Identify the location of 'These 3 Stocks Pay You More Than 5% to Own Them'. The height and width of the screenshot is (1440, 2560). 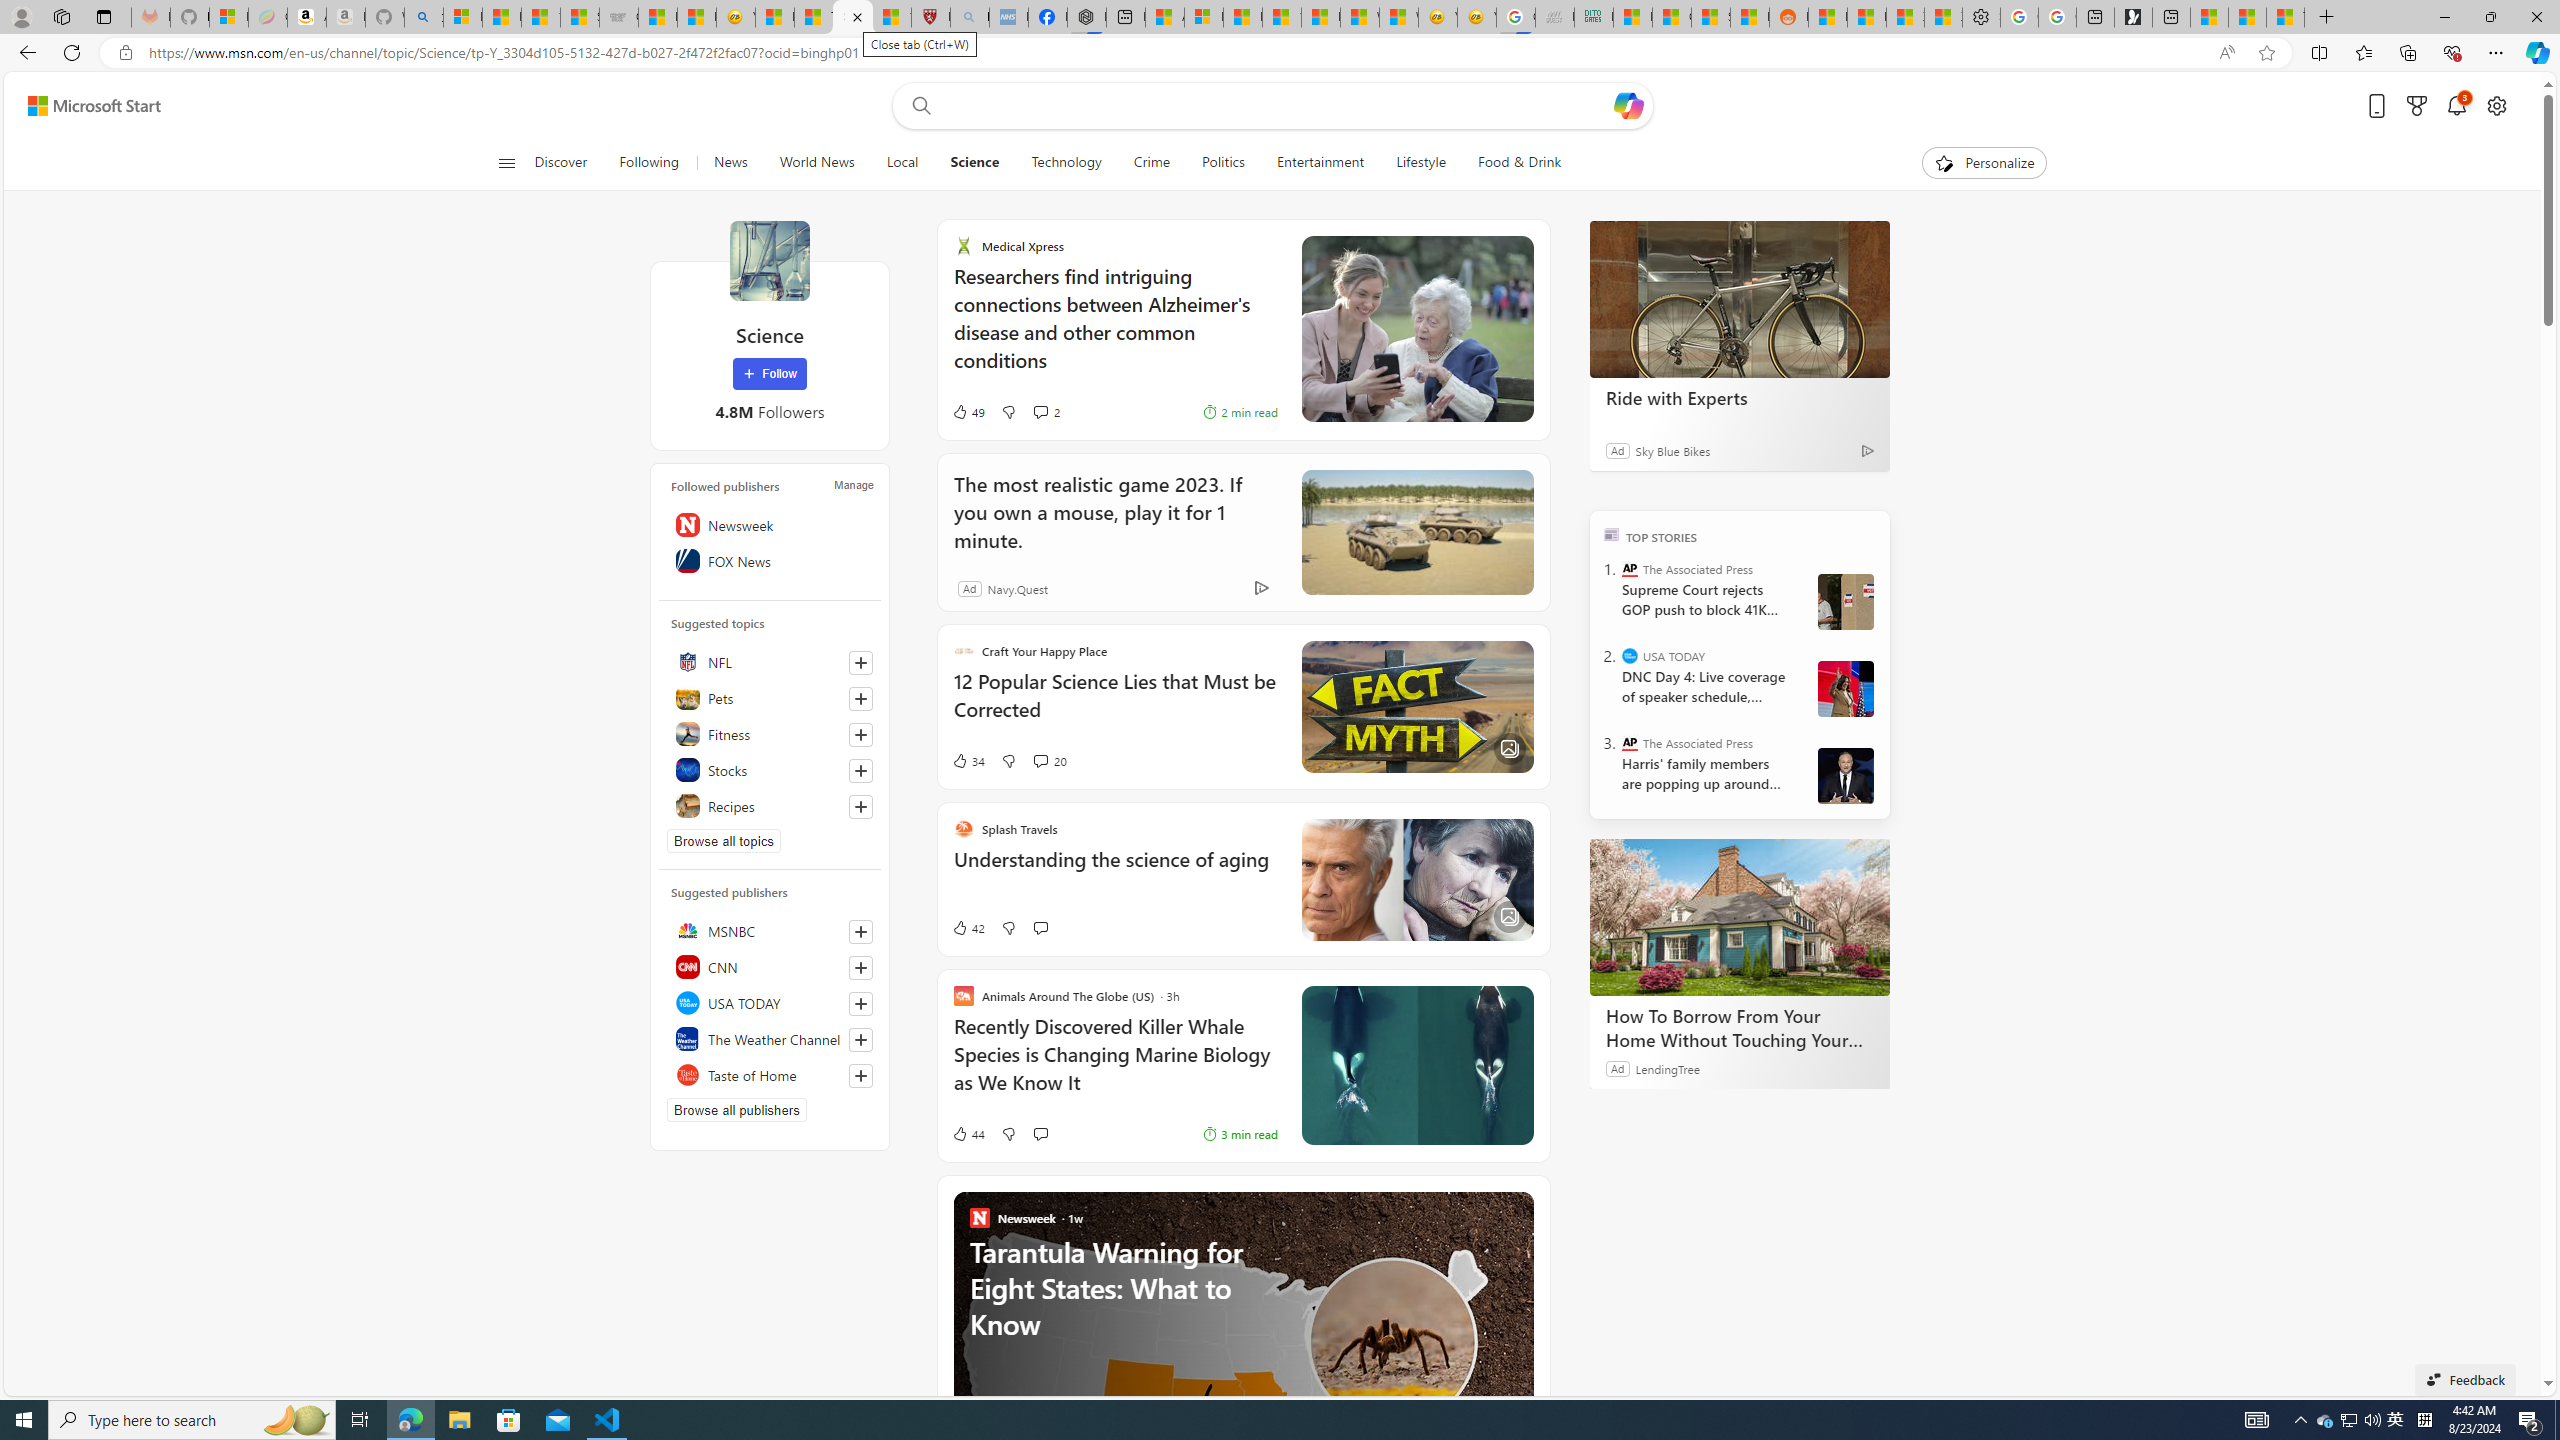
(2286, 16).